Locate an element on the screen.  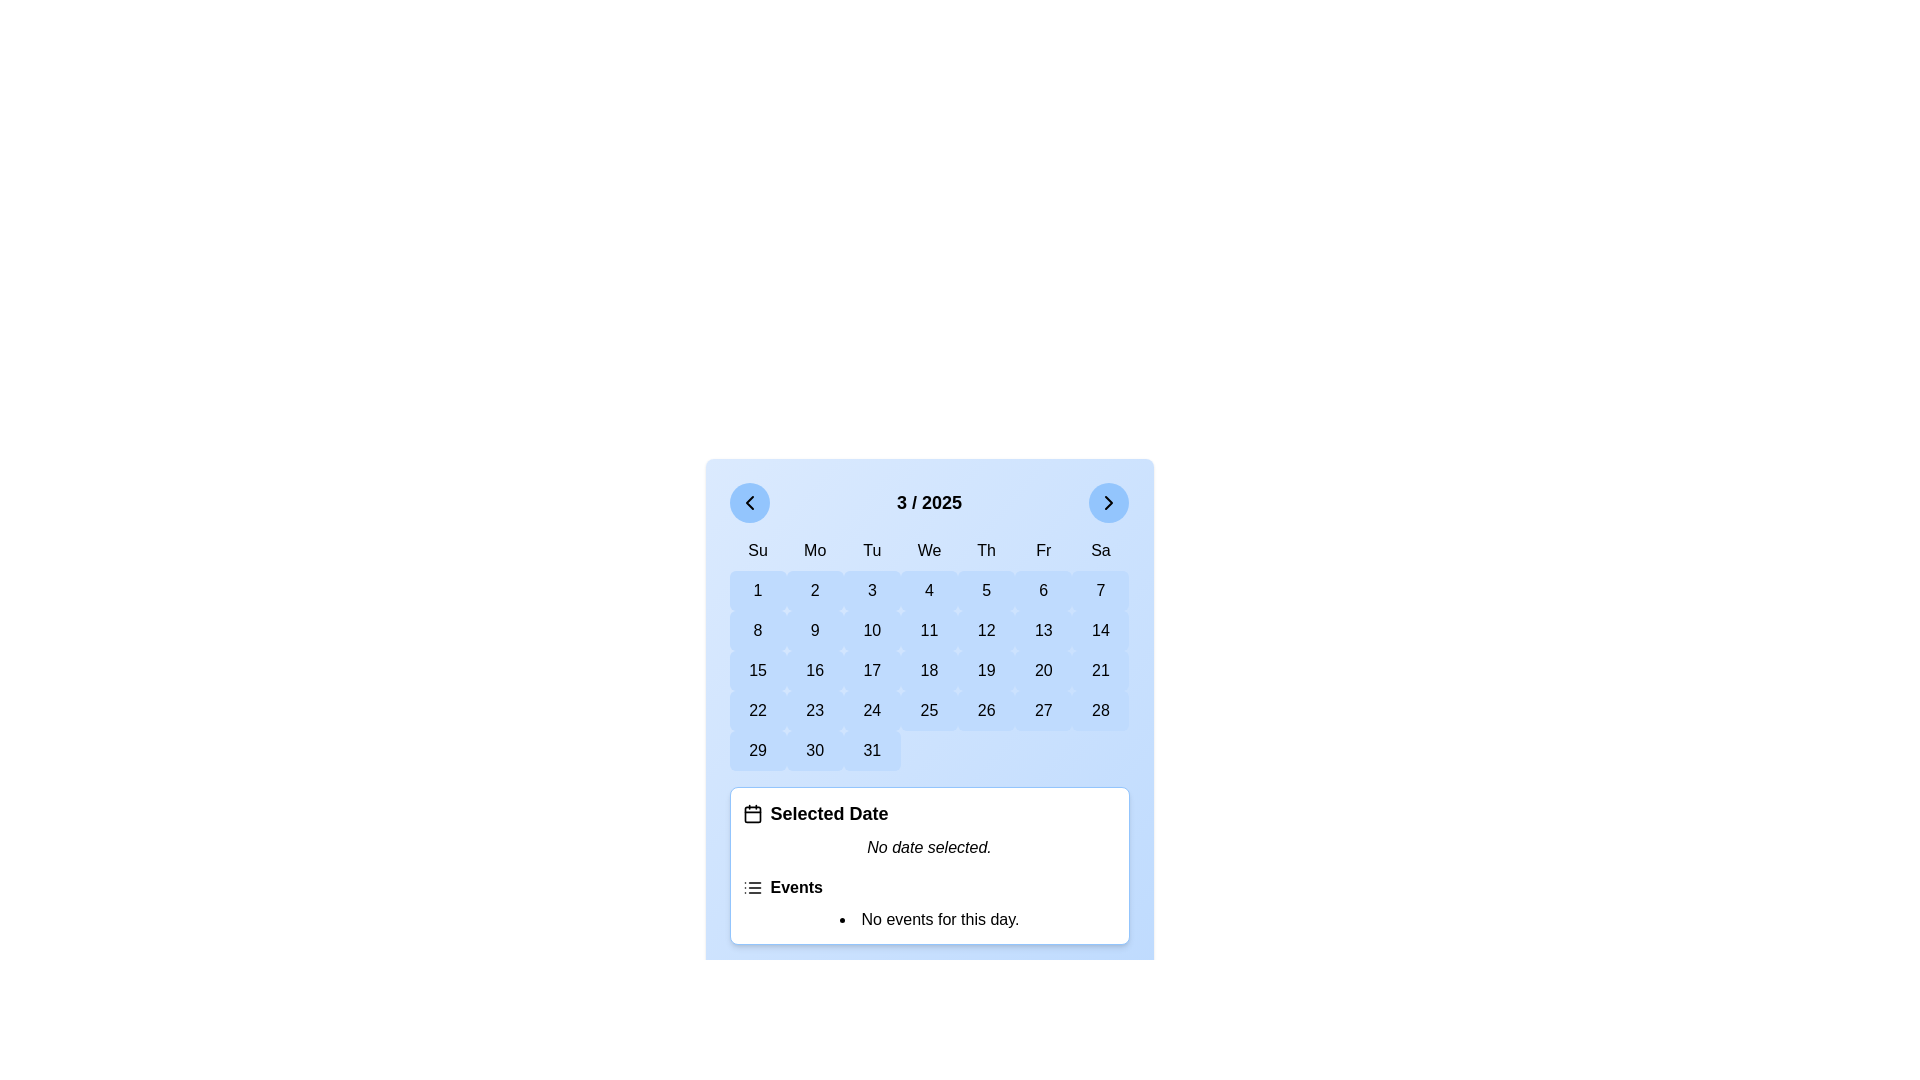
the rightward-pointing chevron icon inside the blue circular button located near the top-right corner of the calendar interface is located at coordinates (1108, 501).